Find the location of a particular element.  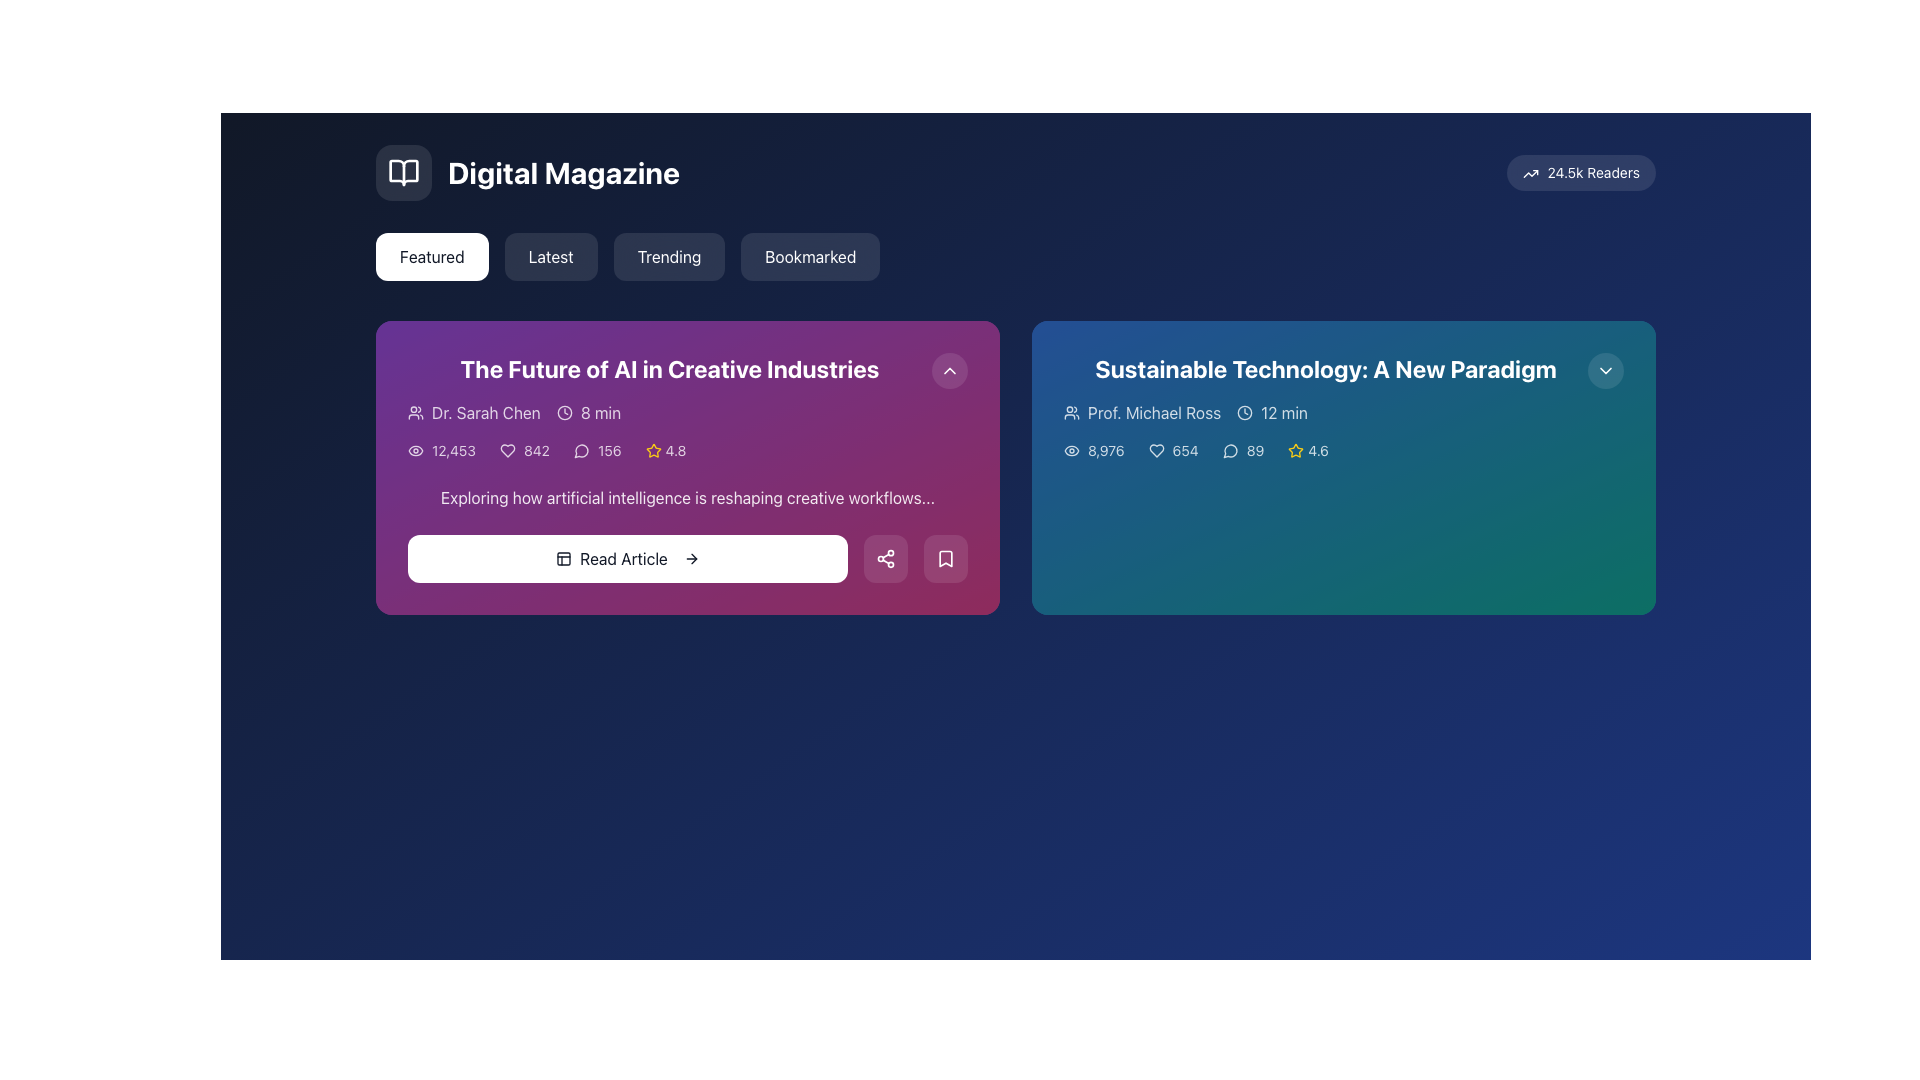

the eye-shaped outline in the SVG that represents visibility, located within the content block titled 'The Future of AI in Creative Industries' is located at coordinates (415, 451).